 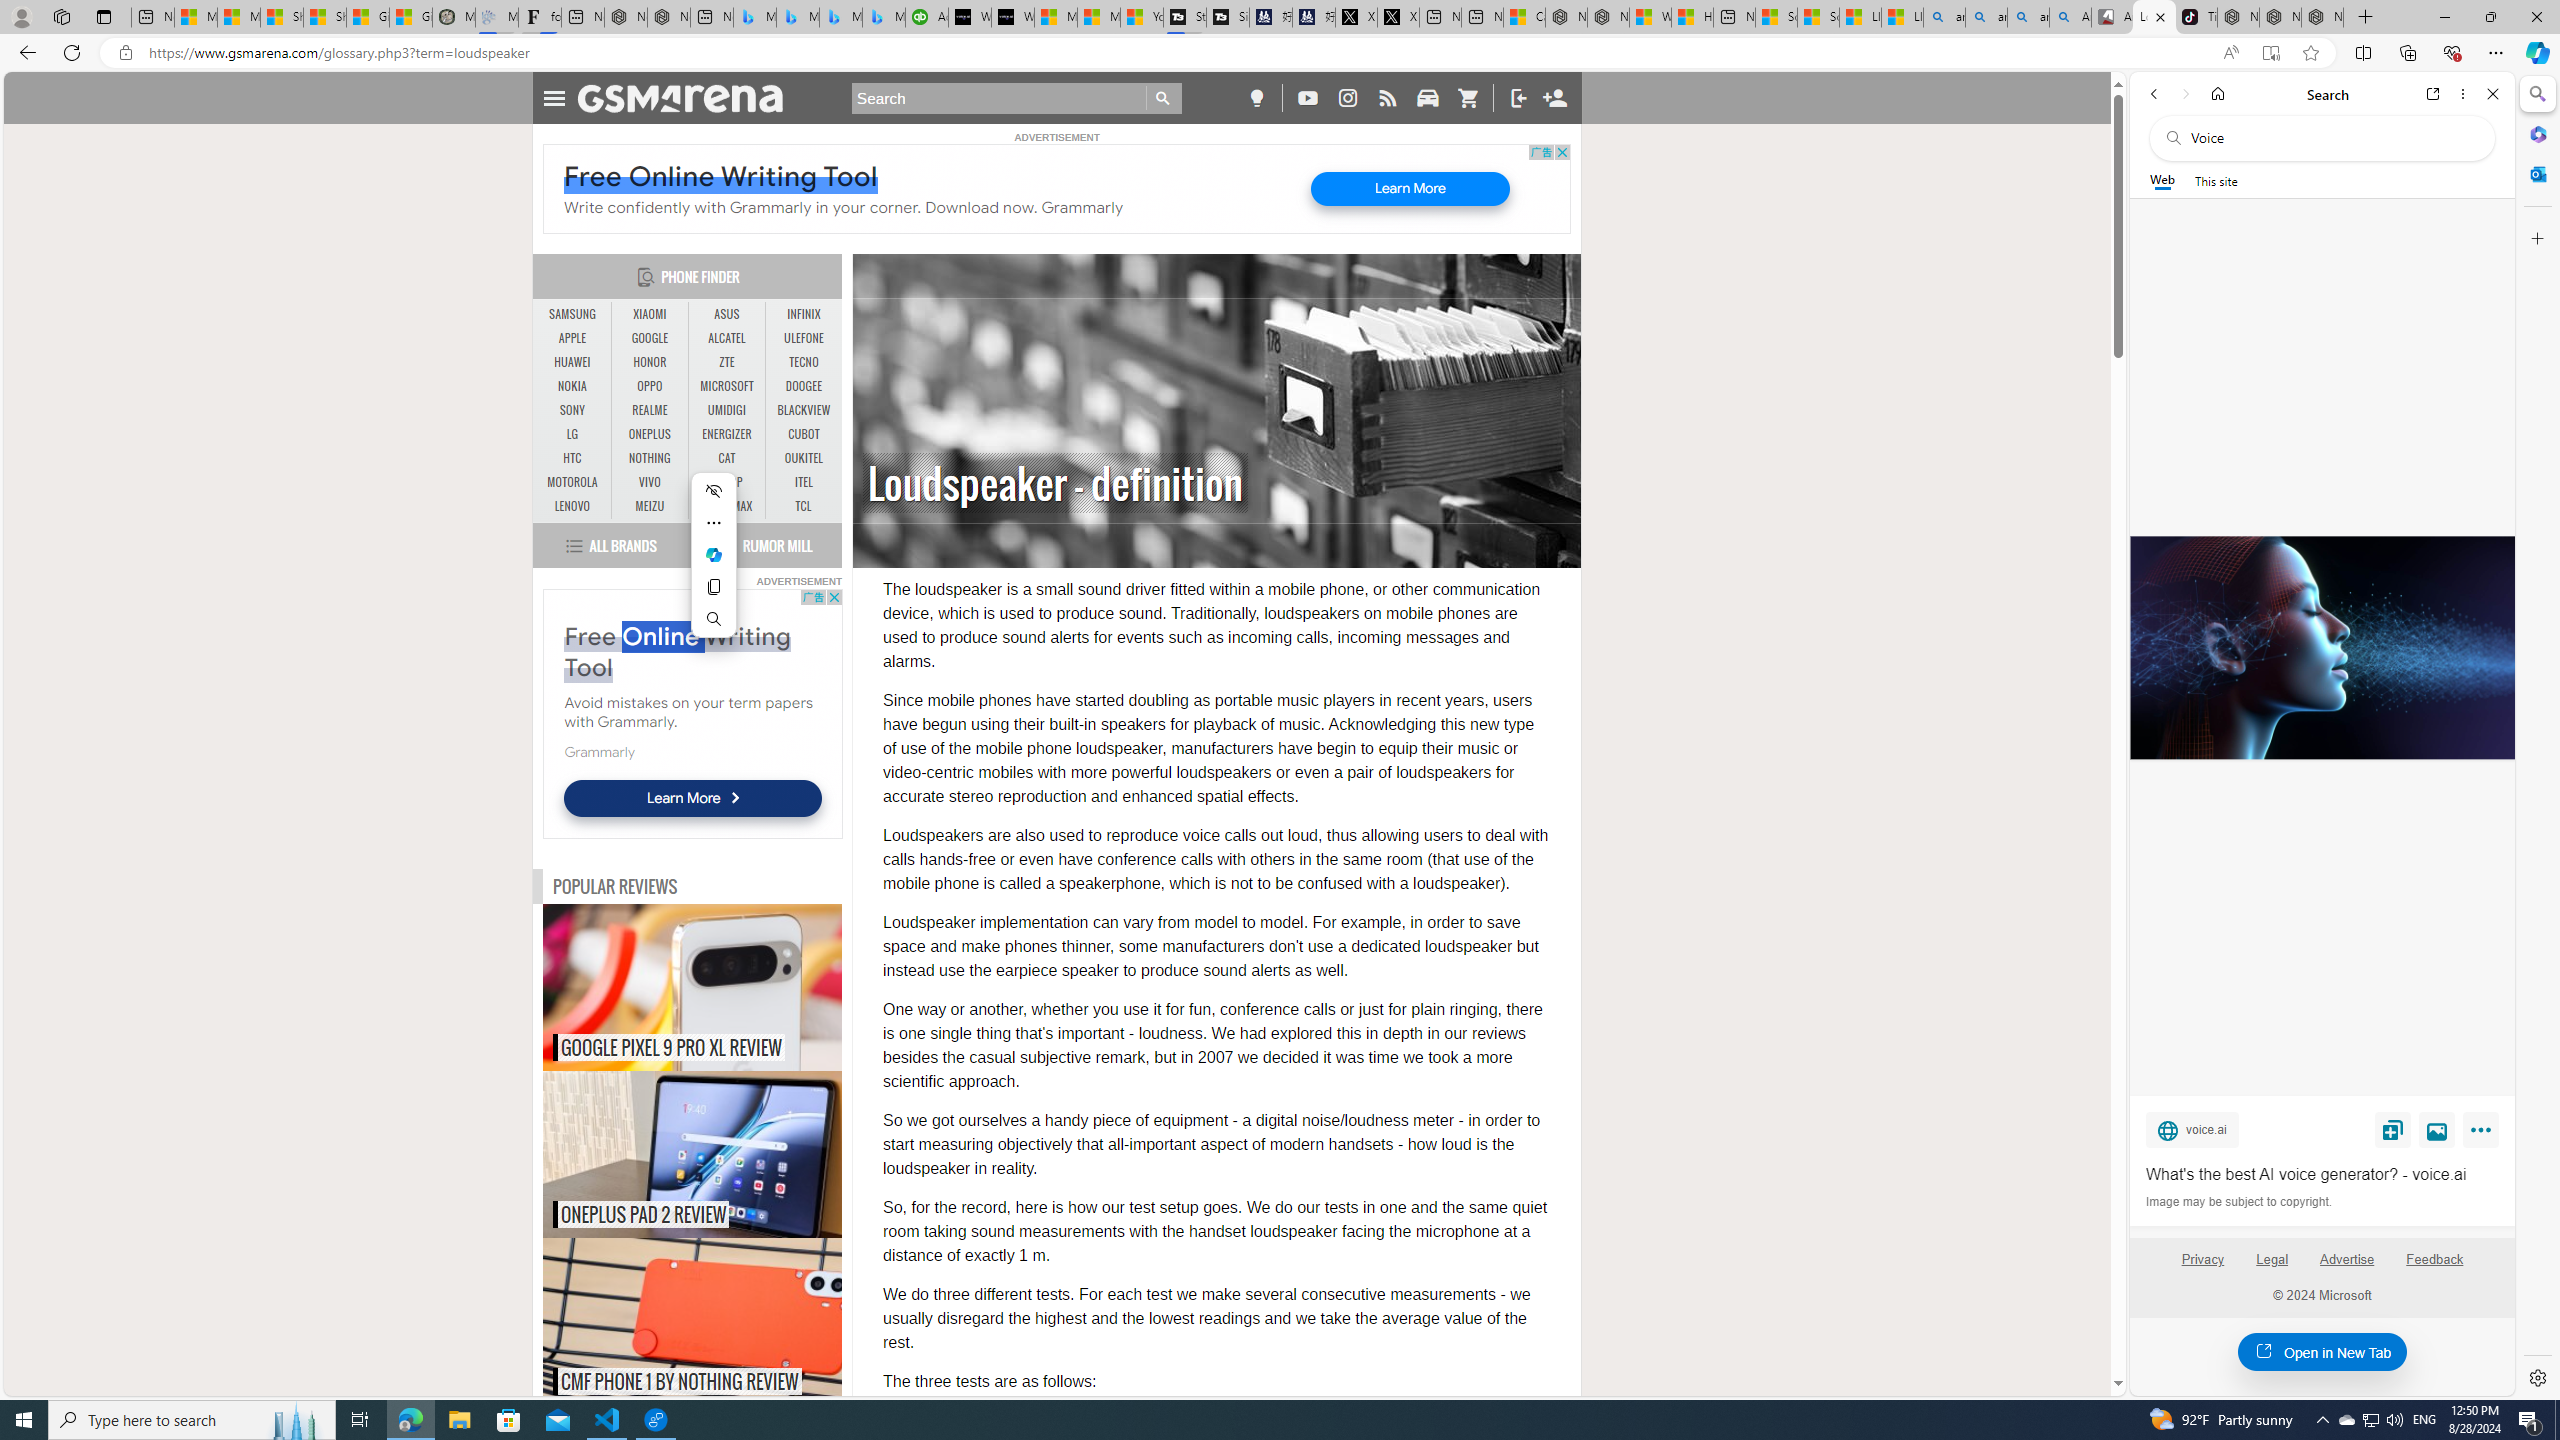 What do you see at coordinates (649, 314) in the screenshot?
I see `'XIAOMI'` at bounding box center [649, 314].